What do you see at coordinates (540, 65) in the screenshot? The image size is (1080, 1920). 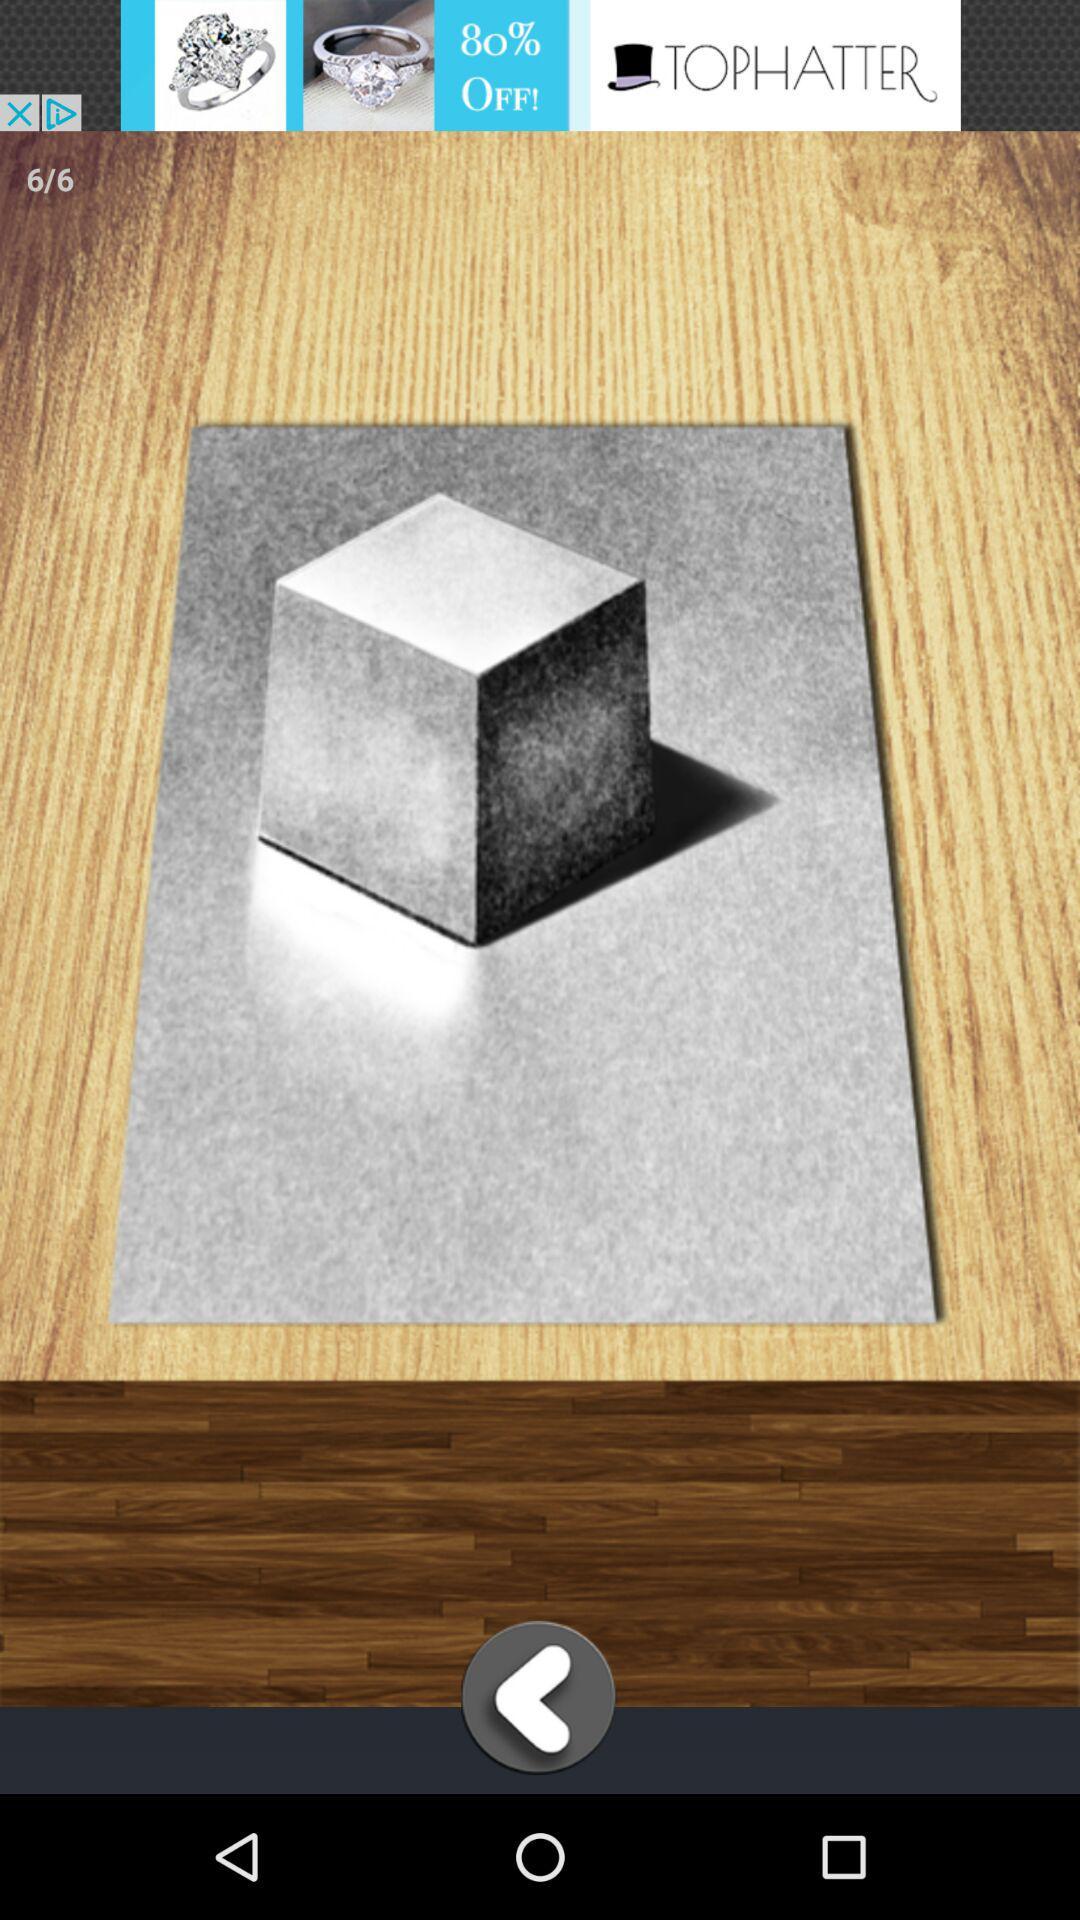 I see `open the advertisement` at bounding box center [540, 65].